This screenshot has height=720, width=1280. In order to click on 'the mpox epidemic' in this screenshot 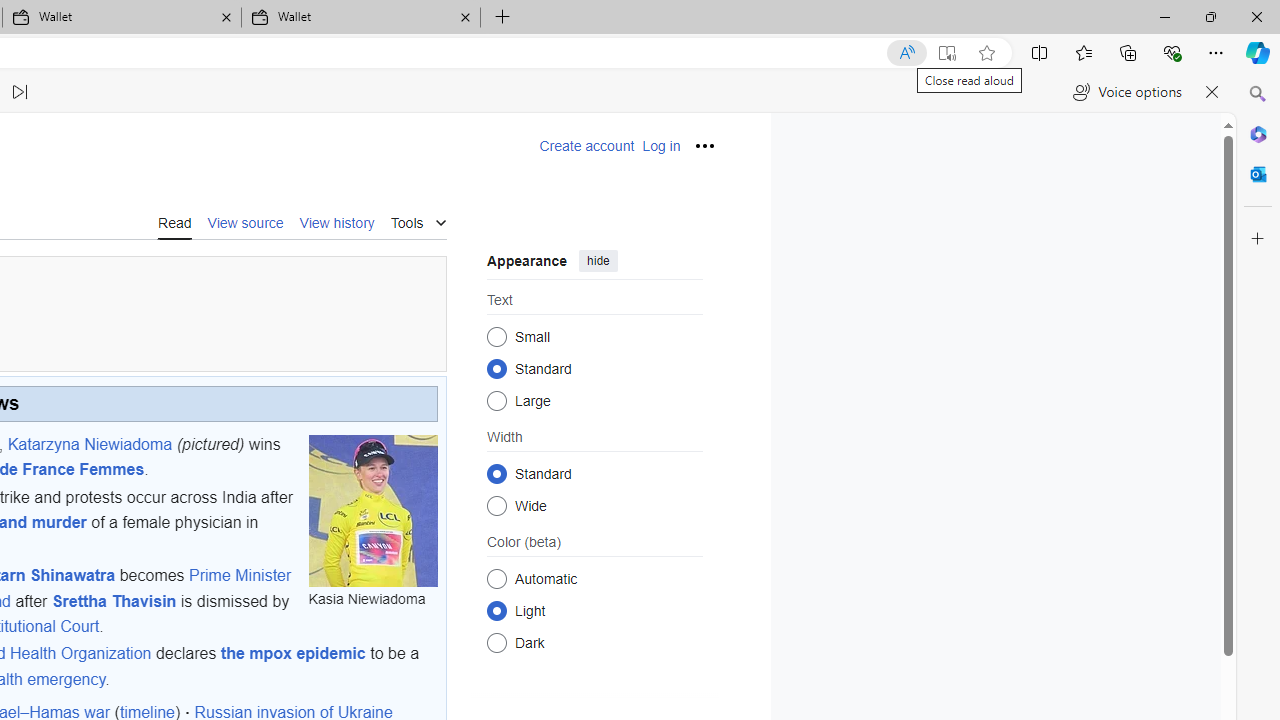, I will do `click(292, 654)`.